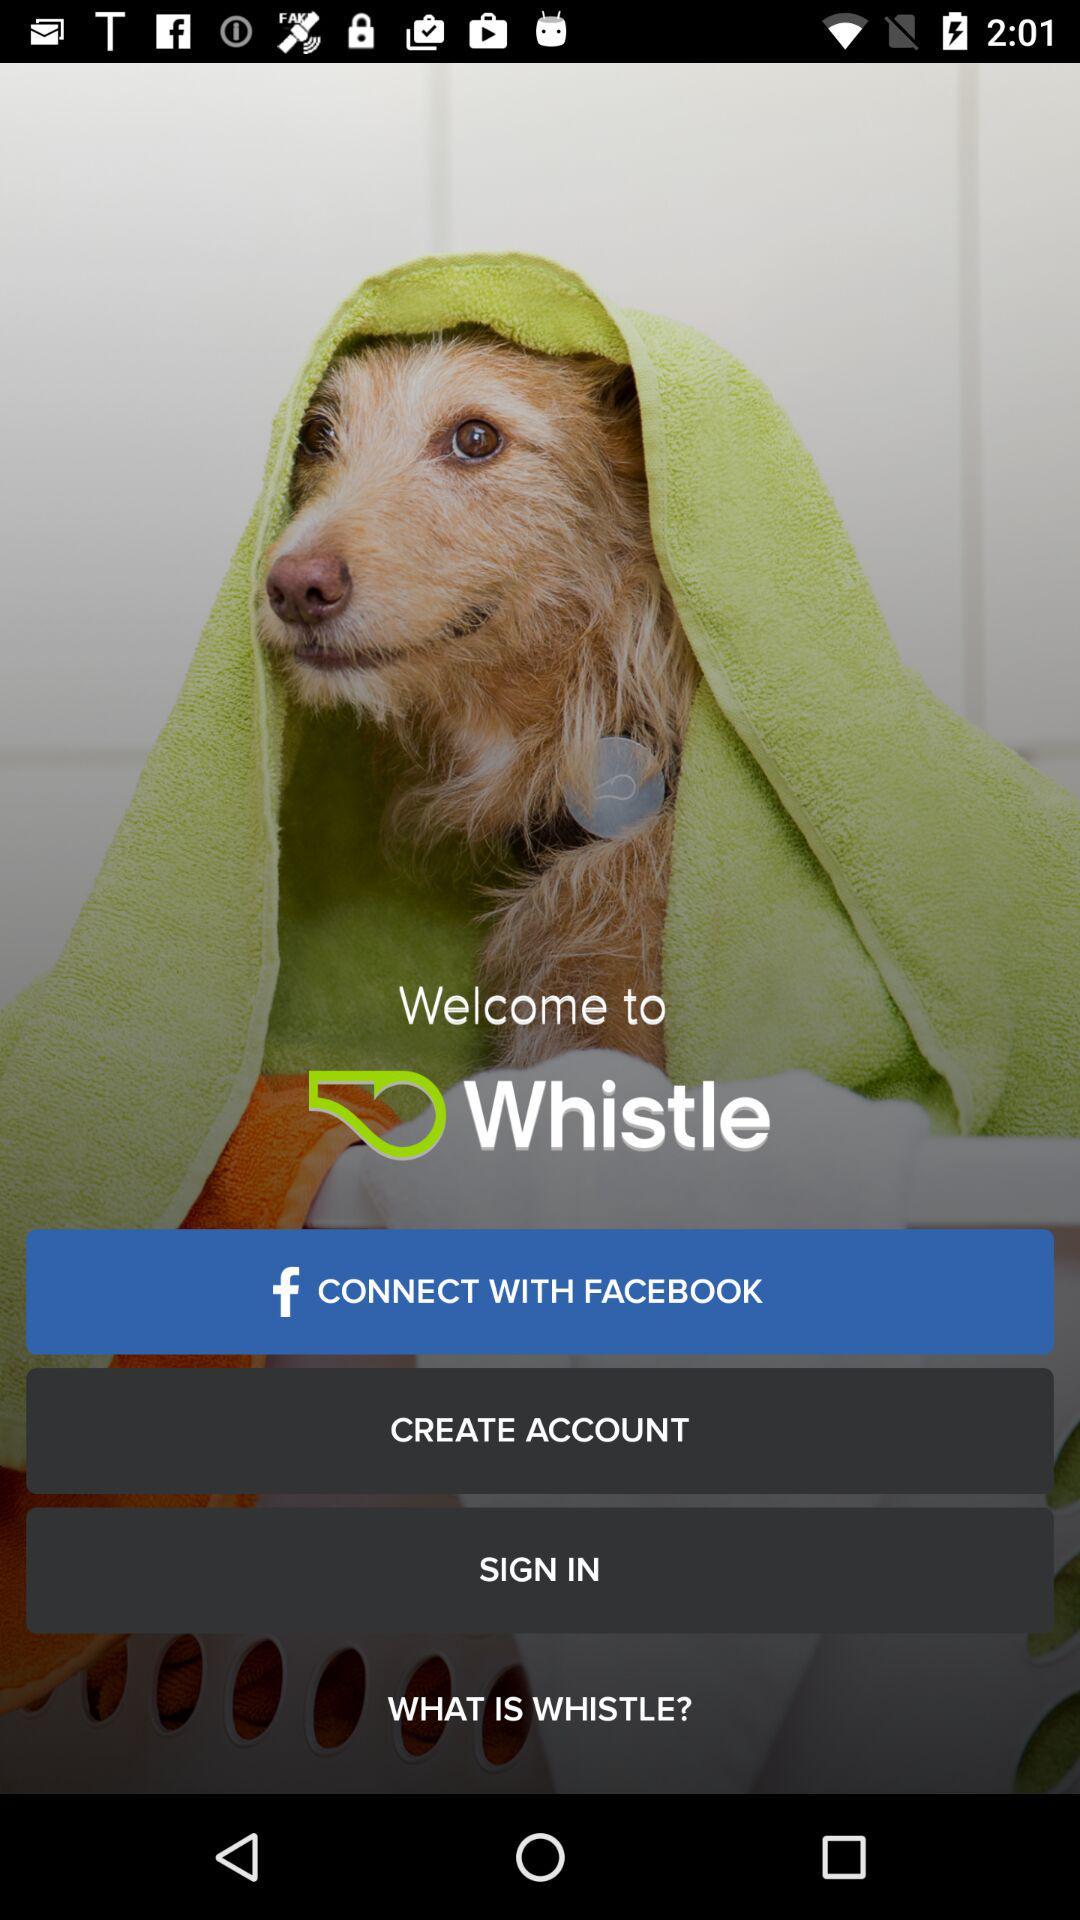 This screenshot has height=1920, width=1080. Describe the element at coordinates (540, 1429) in the screenshot. I see `create account` at that location.